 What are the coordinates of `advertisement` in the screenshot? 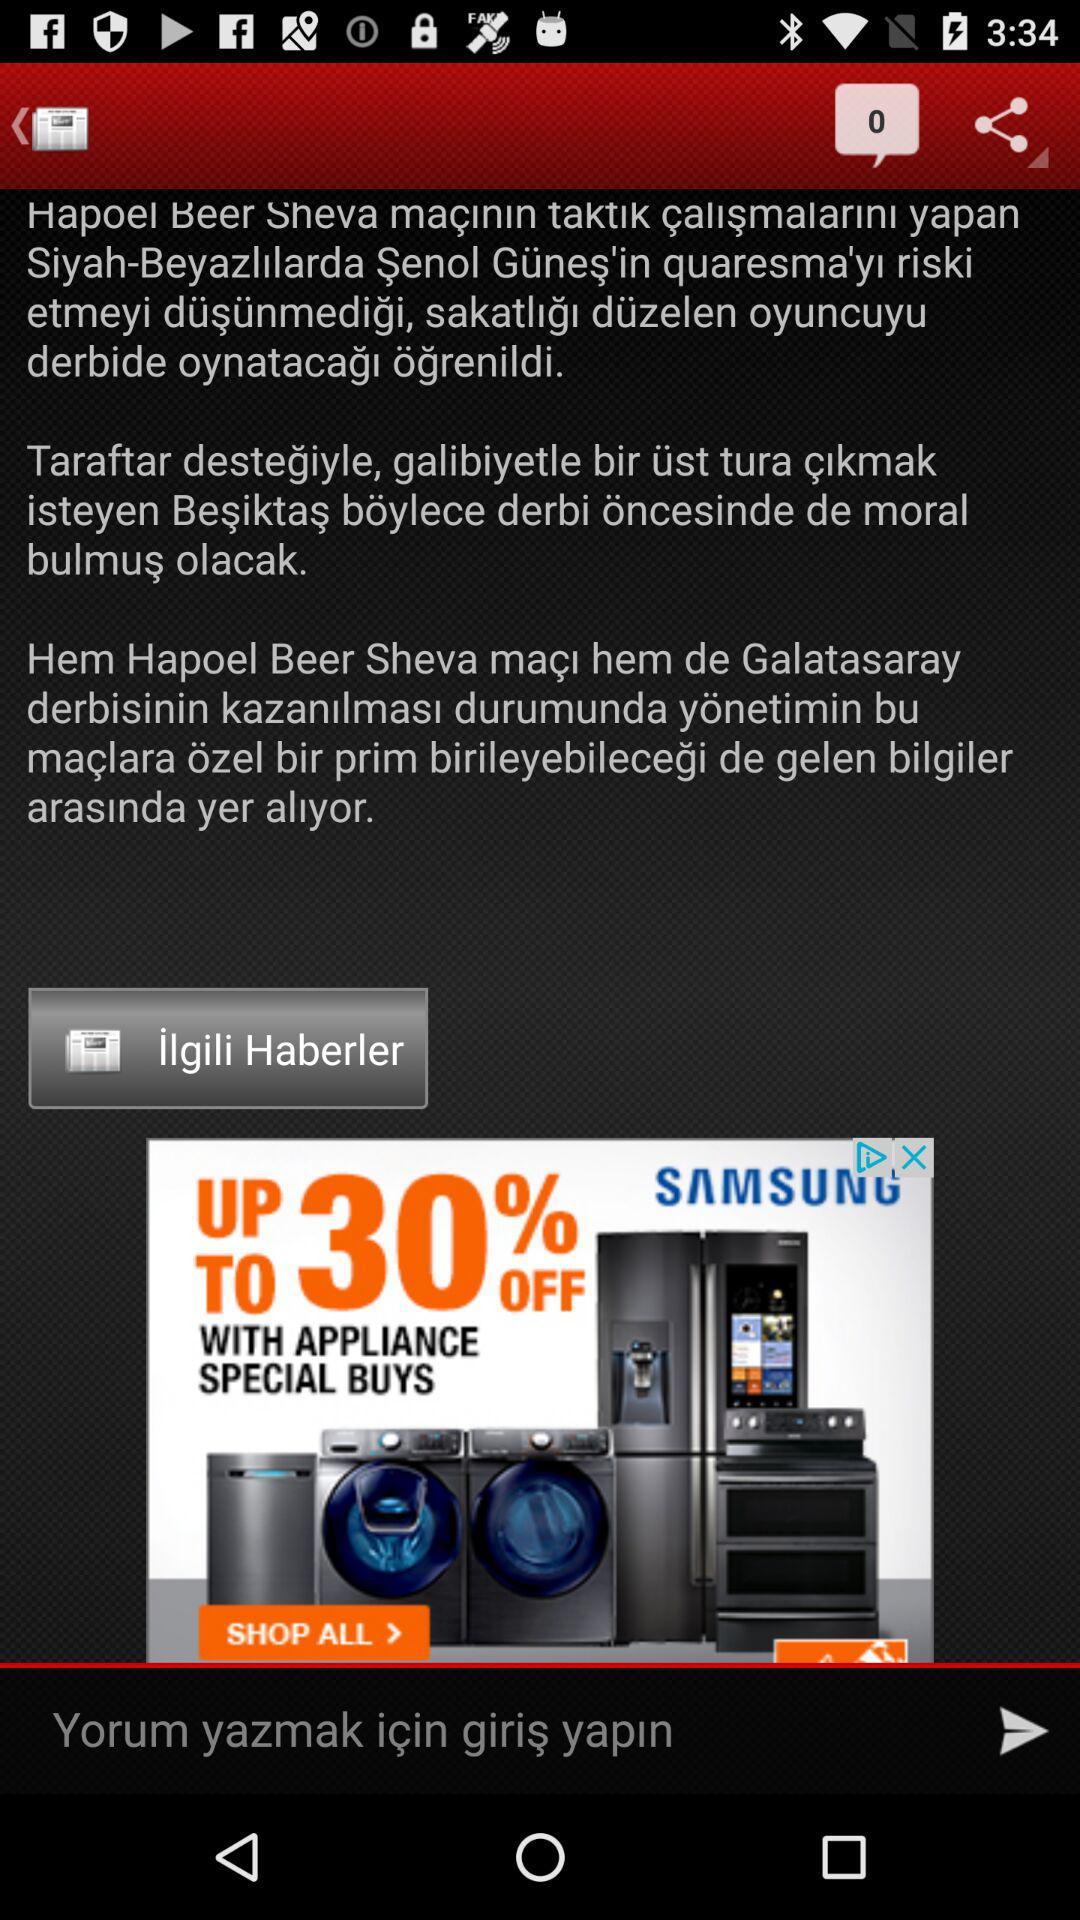 It's located at (540, 1465).